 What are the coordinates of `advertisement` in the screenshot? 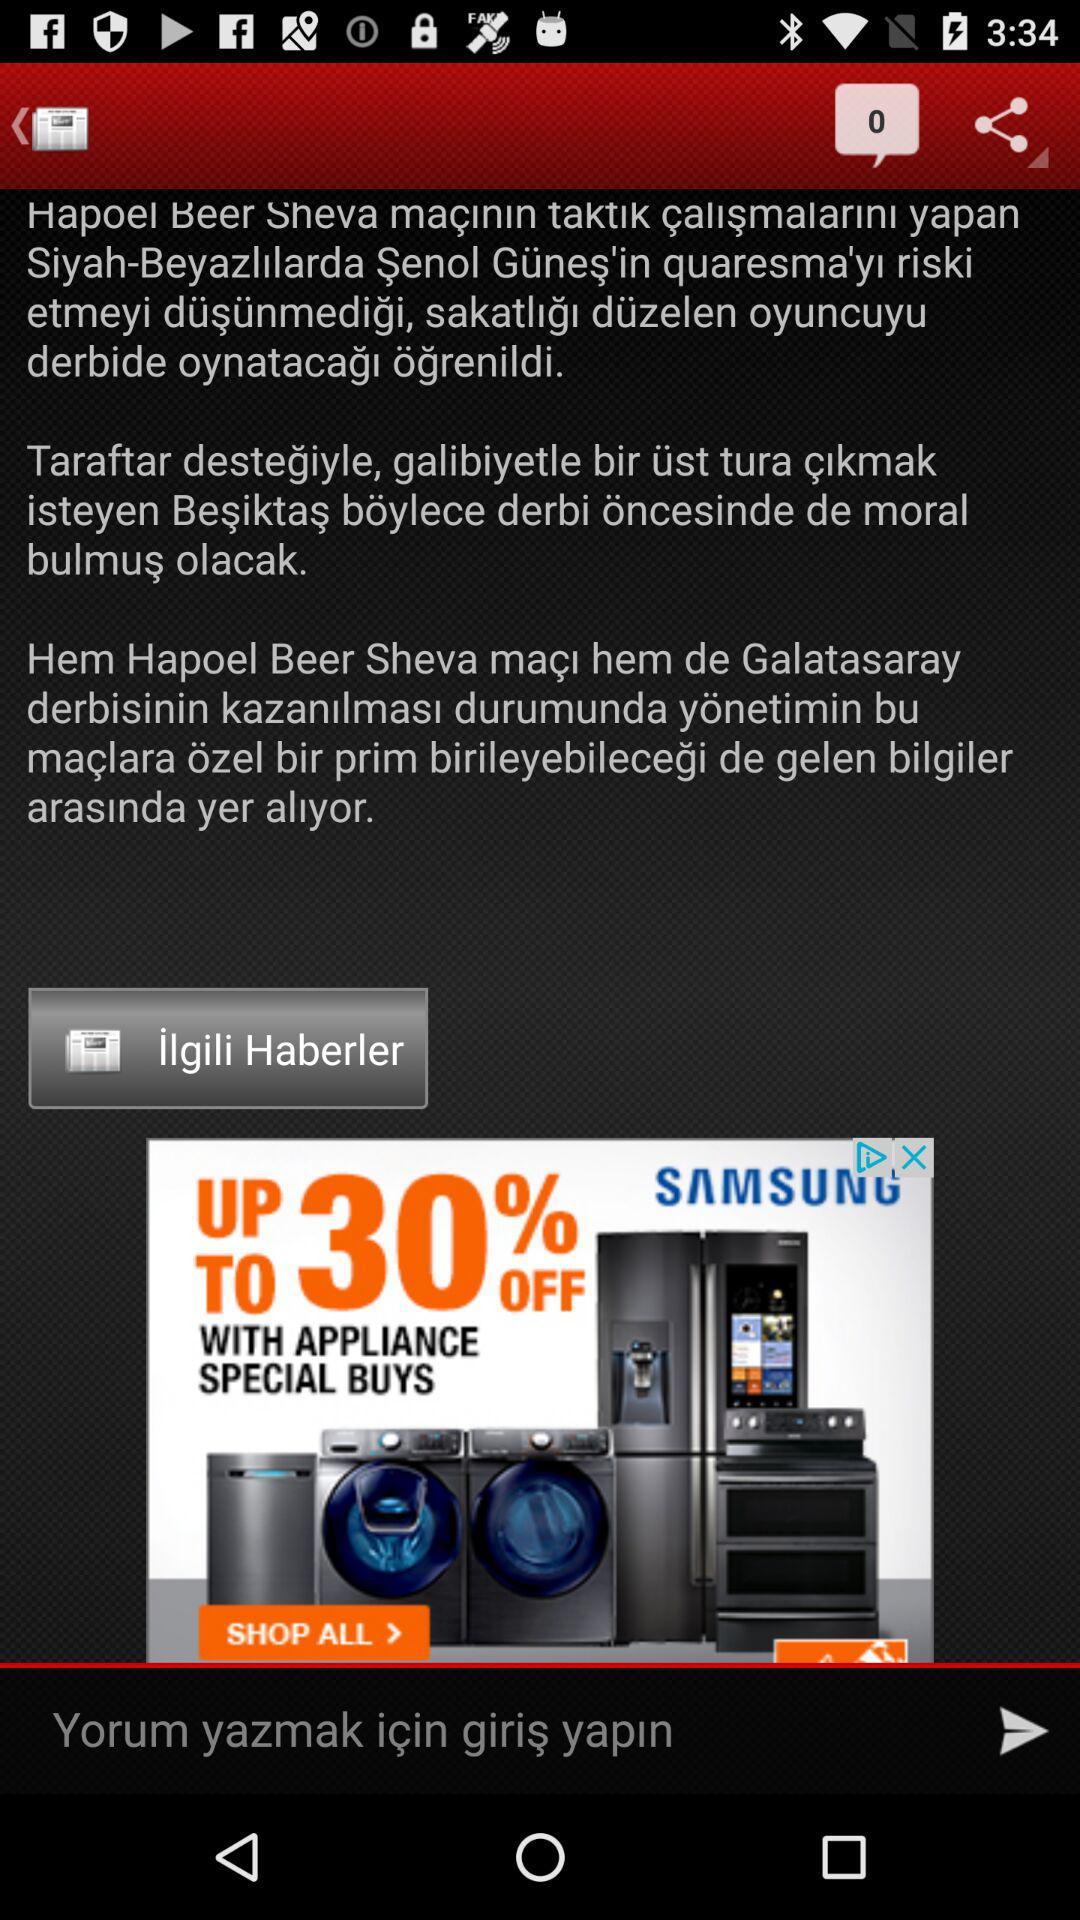 It's located at (540, 1465).